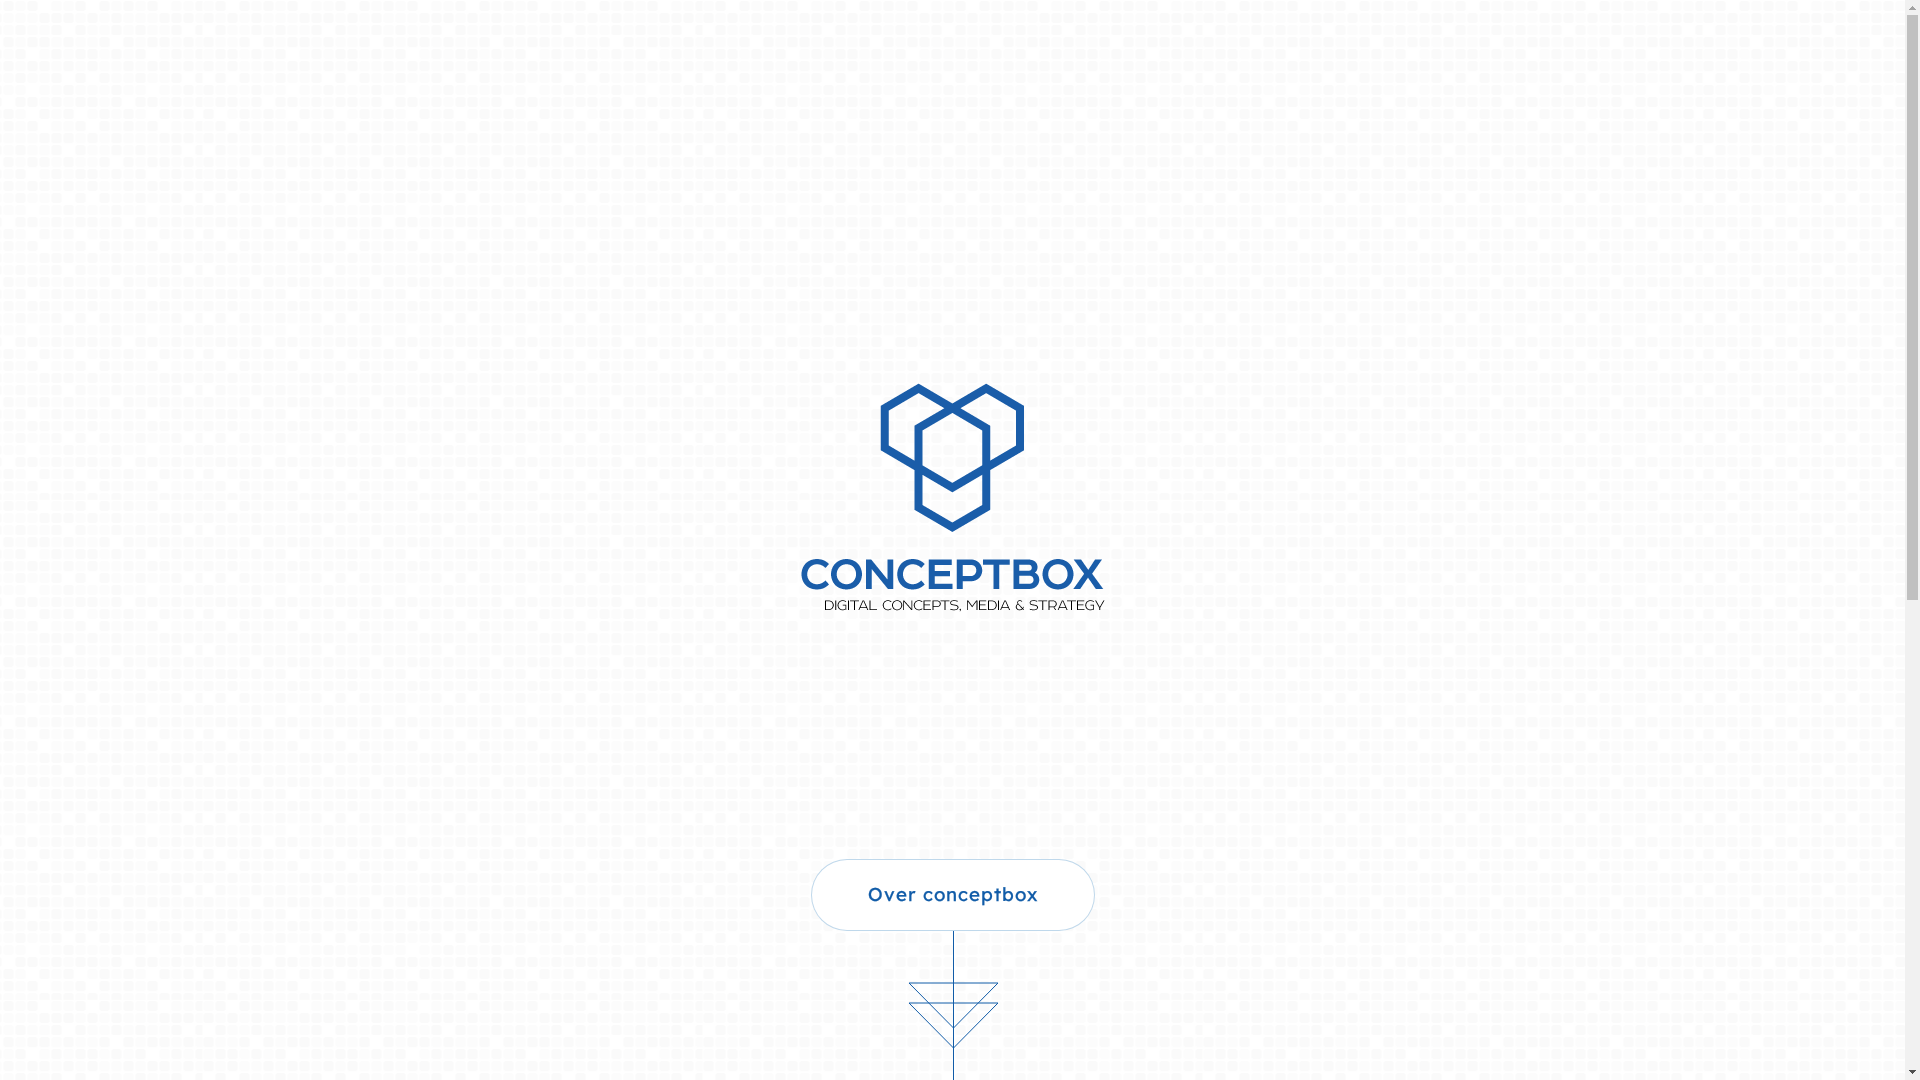 This screenshot has height=1080, width=1920. I want to click on 'Over conceptbox', so click(950, 893).